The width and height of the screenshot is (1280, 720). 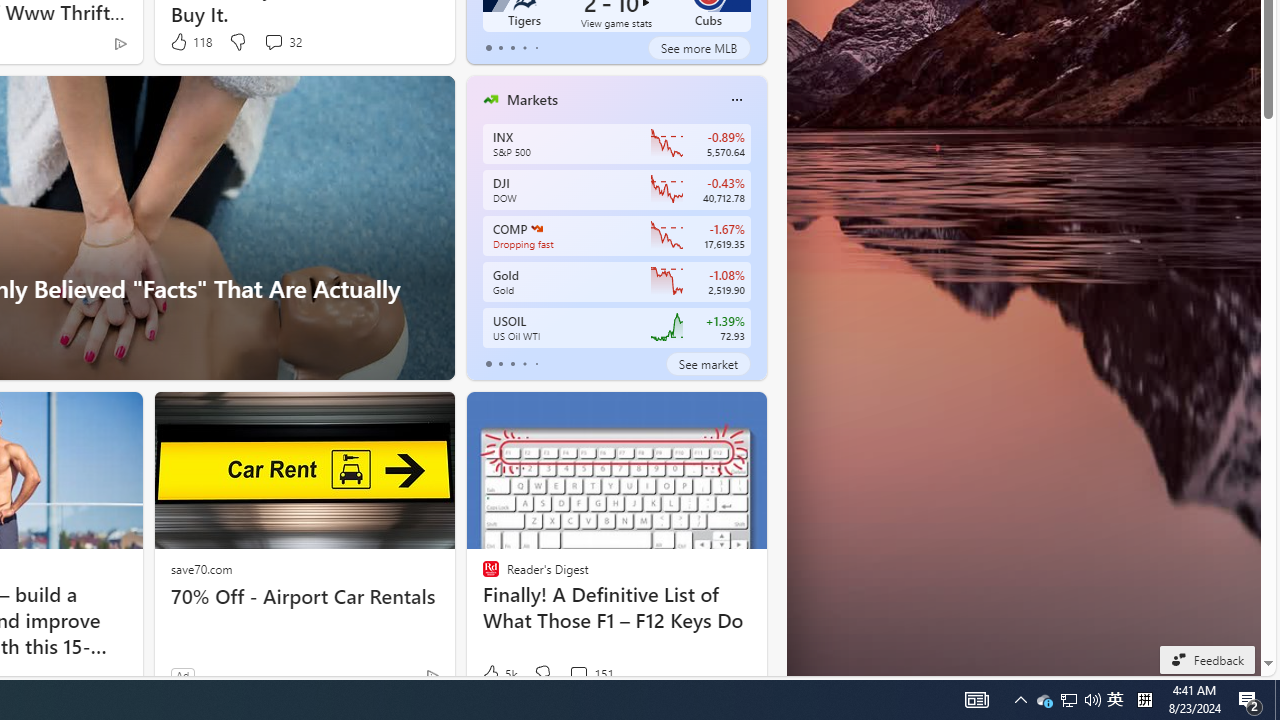 I want to click on 'Feedback', so click(x=1205, y=659).